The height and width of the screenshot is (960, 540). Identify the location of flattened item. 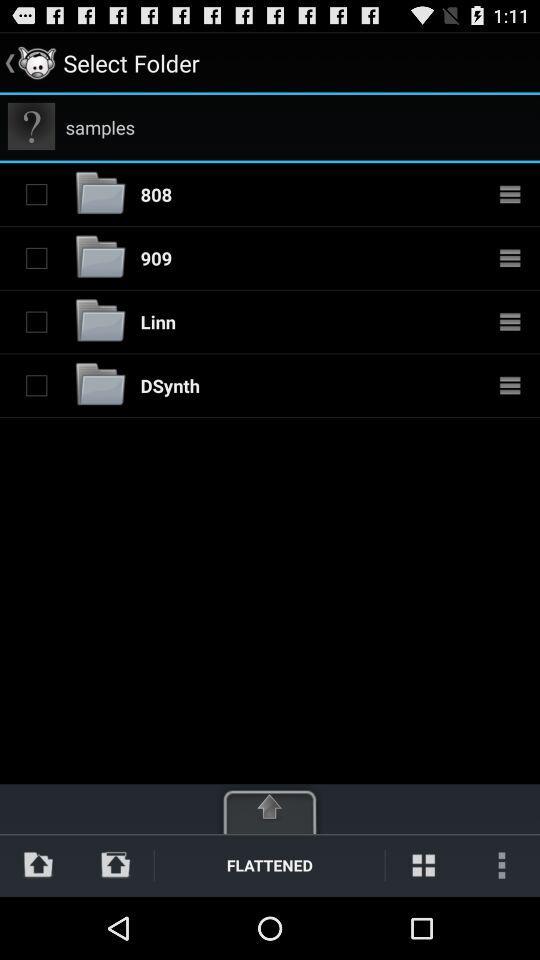
(269, 864).